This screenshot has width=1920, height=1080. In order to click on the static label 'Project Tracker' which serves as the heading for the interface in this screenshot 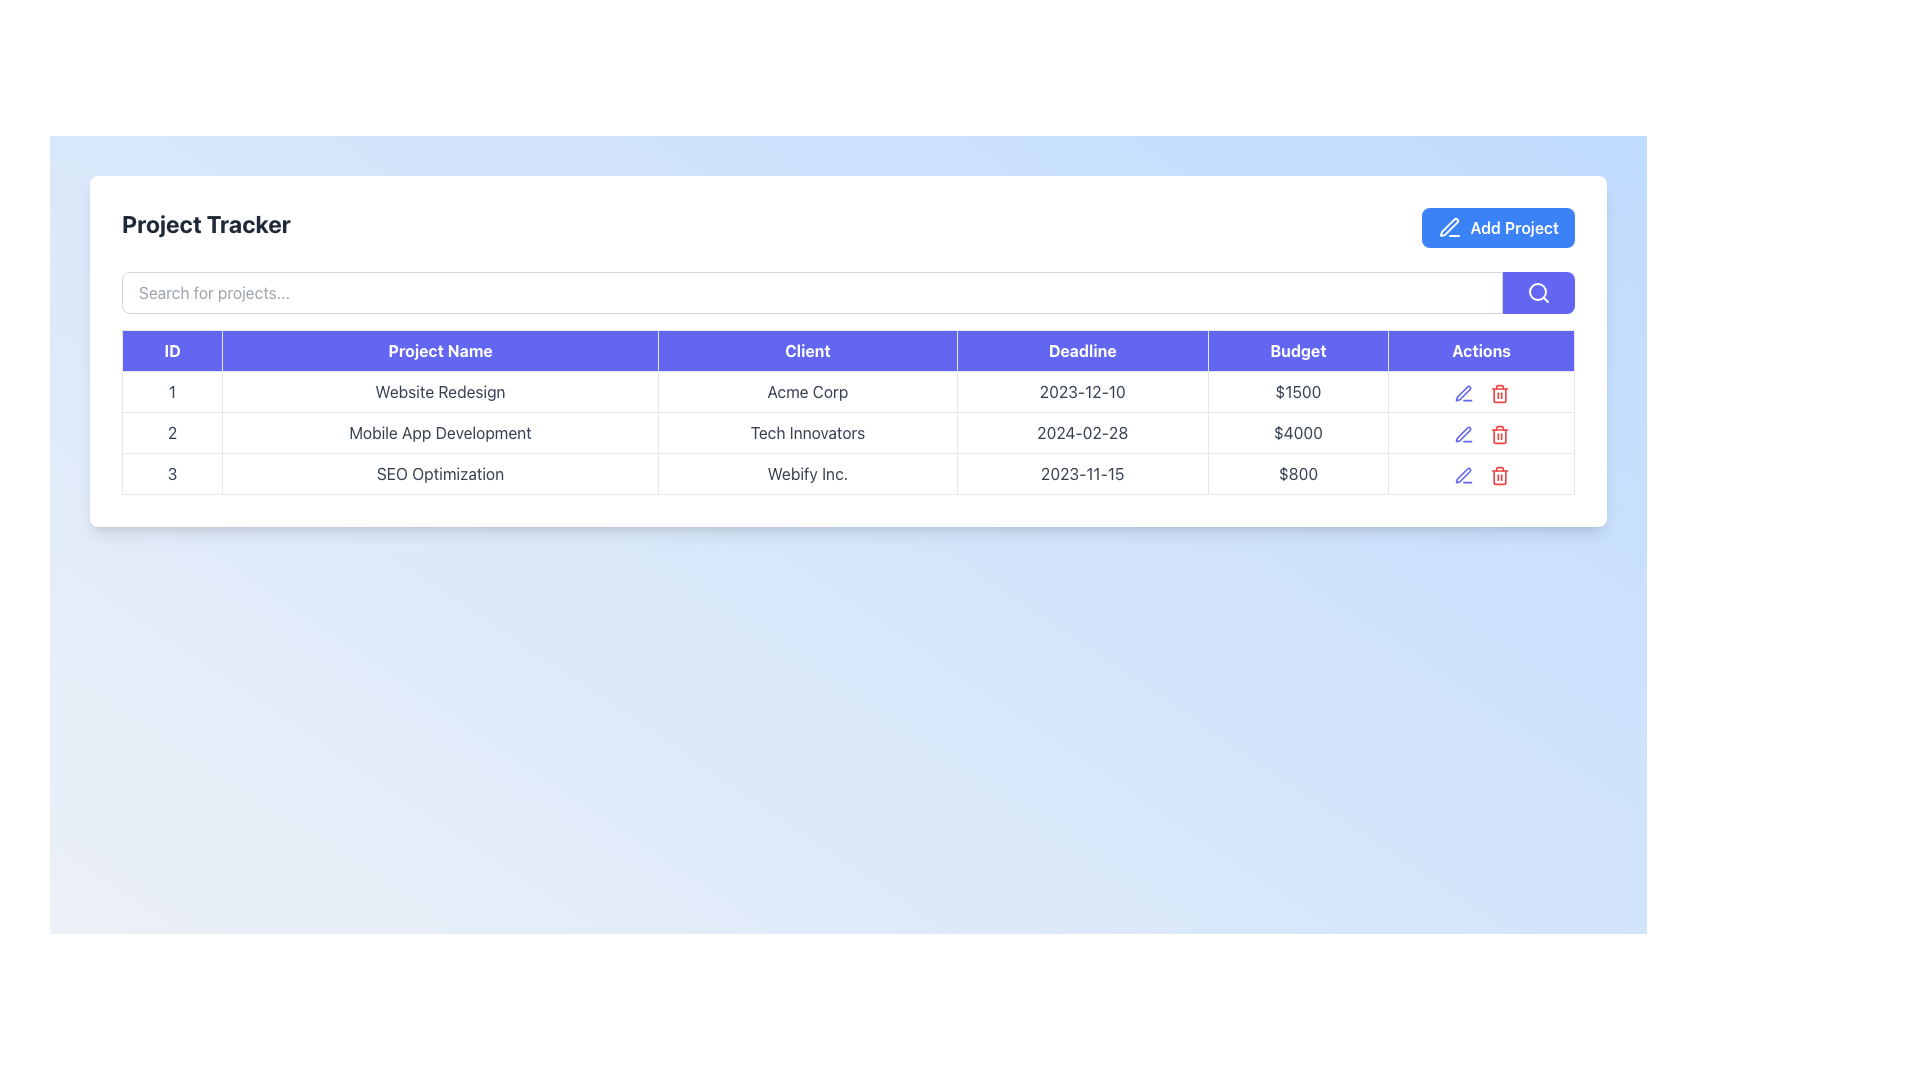, I will do `click(206, 226)`.